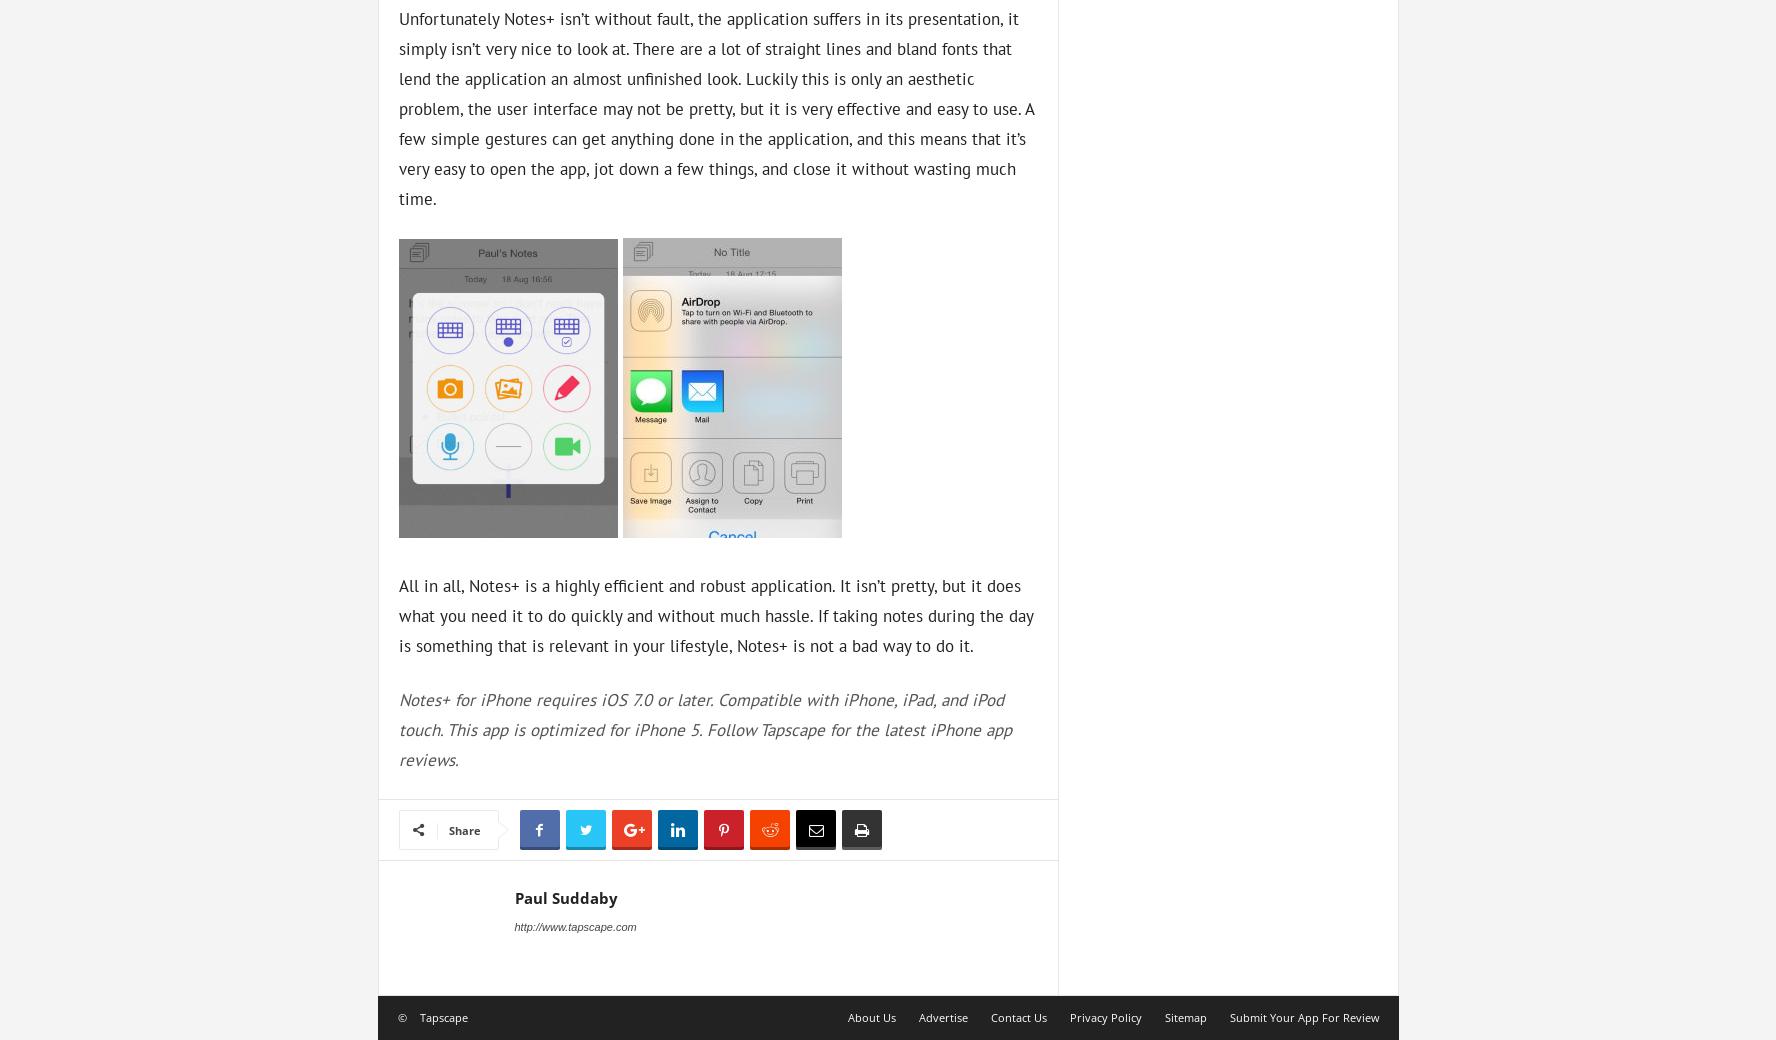 Image resolution: width=1776 pixels, height=1040 pixels. Describe the element at coordinates (565, 894) in the screenshot. I see `'Paul Suddaby'` at that location.